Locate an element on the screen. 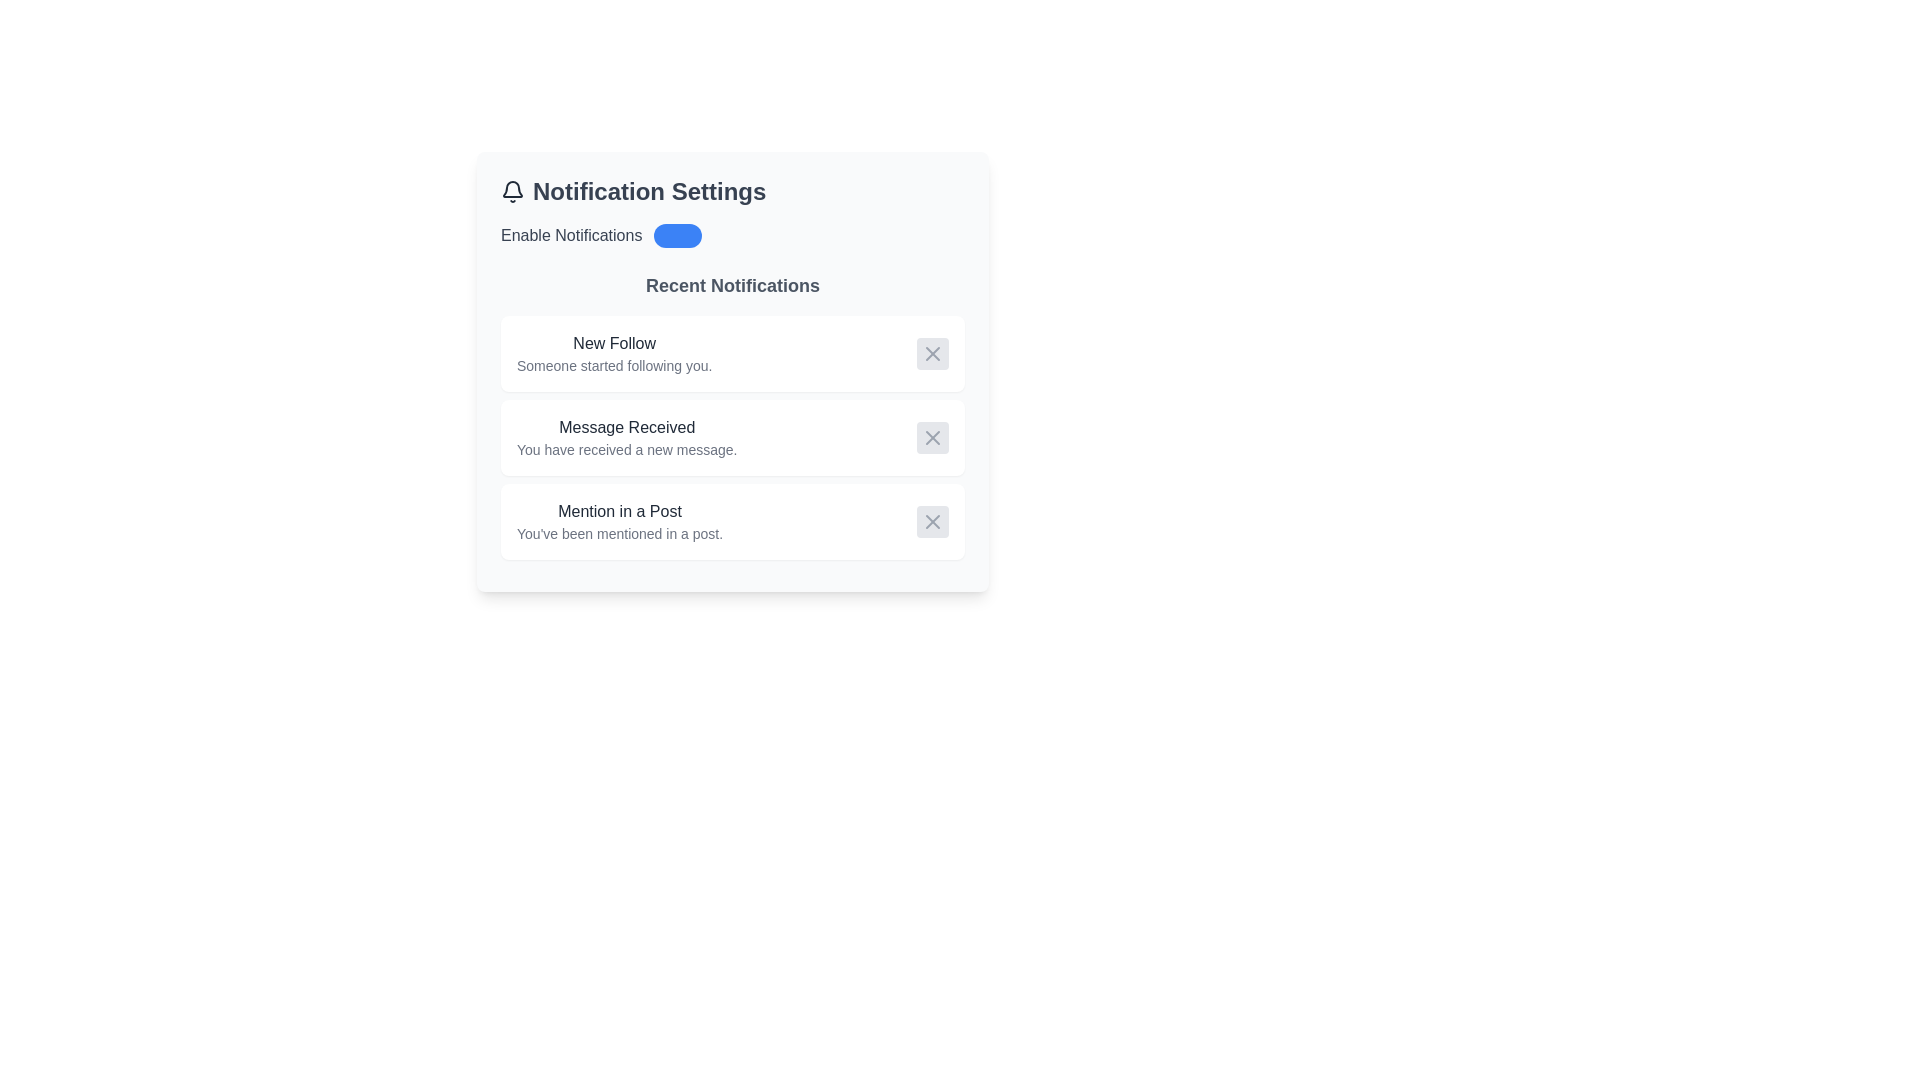 Image resolution: width=1920 pixels, height=1080 pixels. the small rounded square button with an 'X' icon in the notification panel associated with 'Mention in a Post' is located at coordinates (931, 520).